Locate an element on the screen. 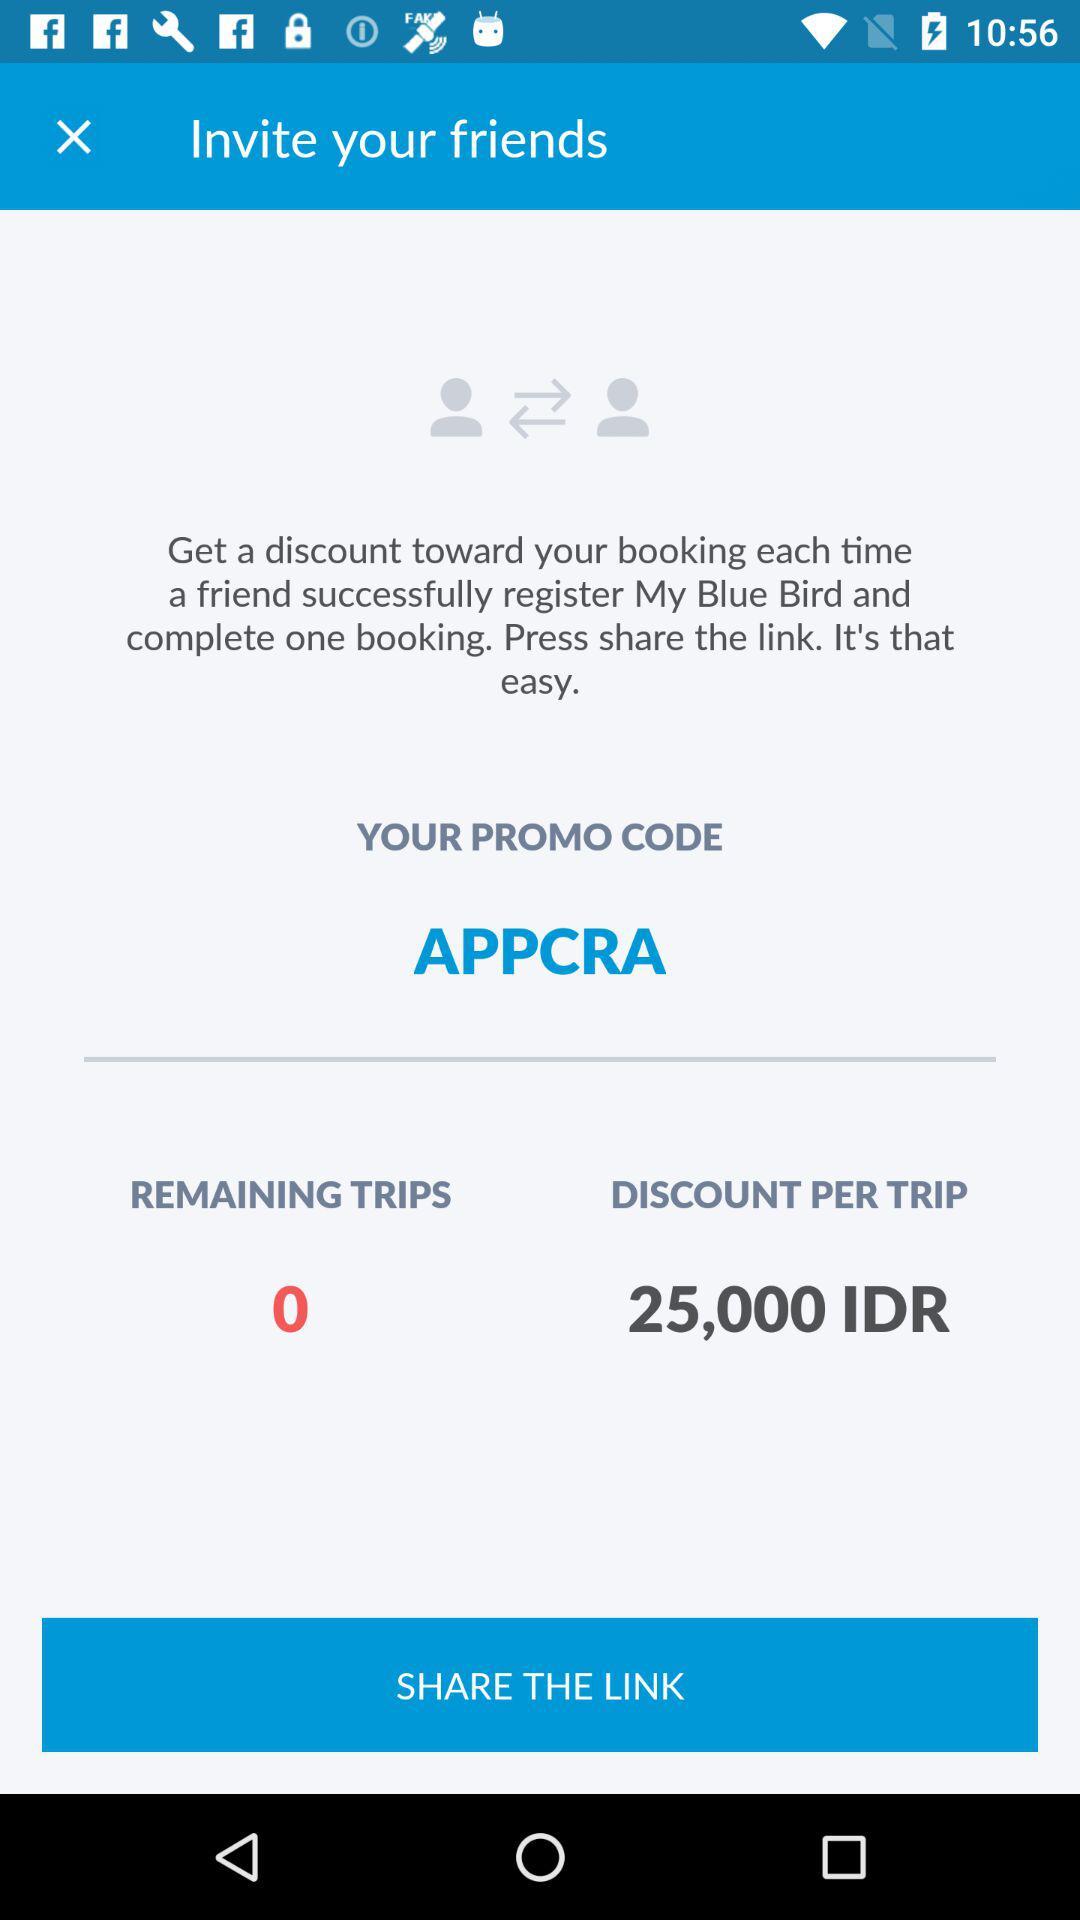 Image resolution: width=1080 pixels, height=1920 pixels. icon is located at coordinates (72, 135).